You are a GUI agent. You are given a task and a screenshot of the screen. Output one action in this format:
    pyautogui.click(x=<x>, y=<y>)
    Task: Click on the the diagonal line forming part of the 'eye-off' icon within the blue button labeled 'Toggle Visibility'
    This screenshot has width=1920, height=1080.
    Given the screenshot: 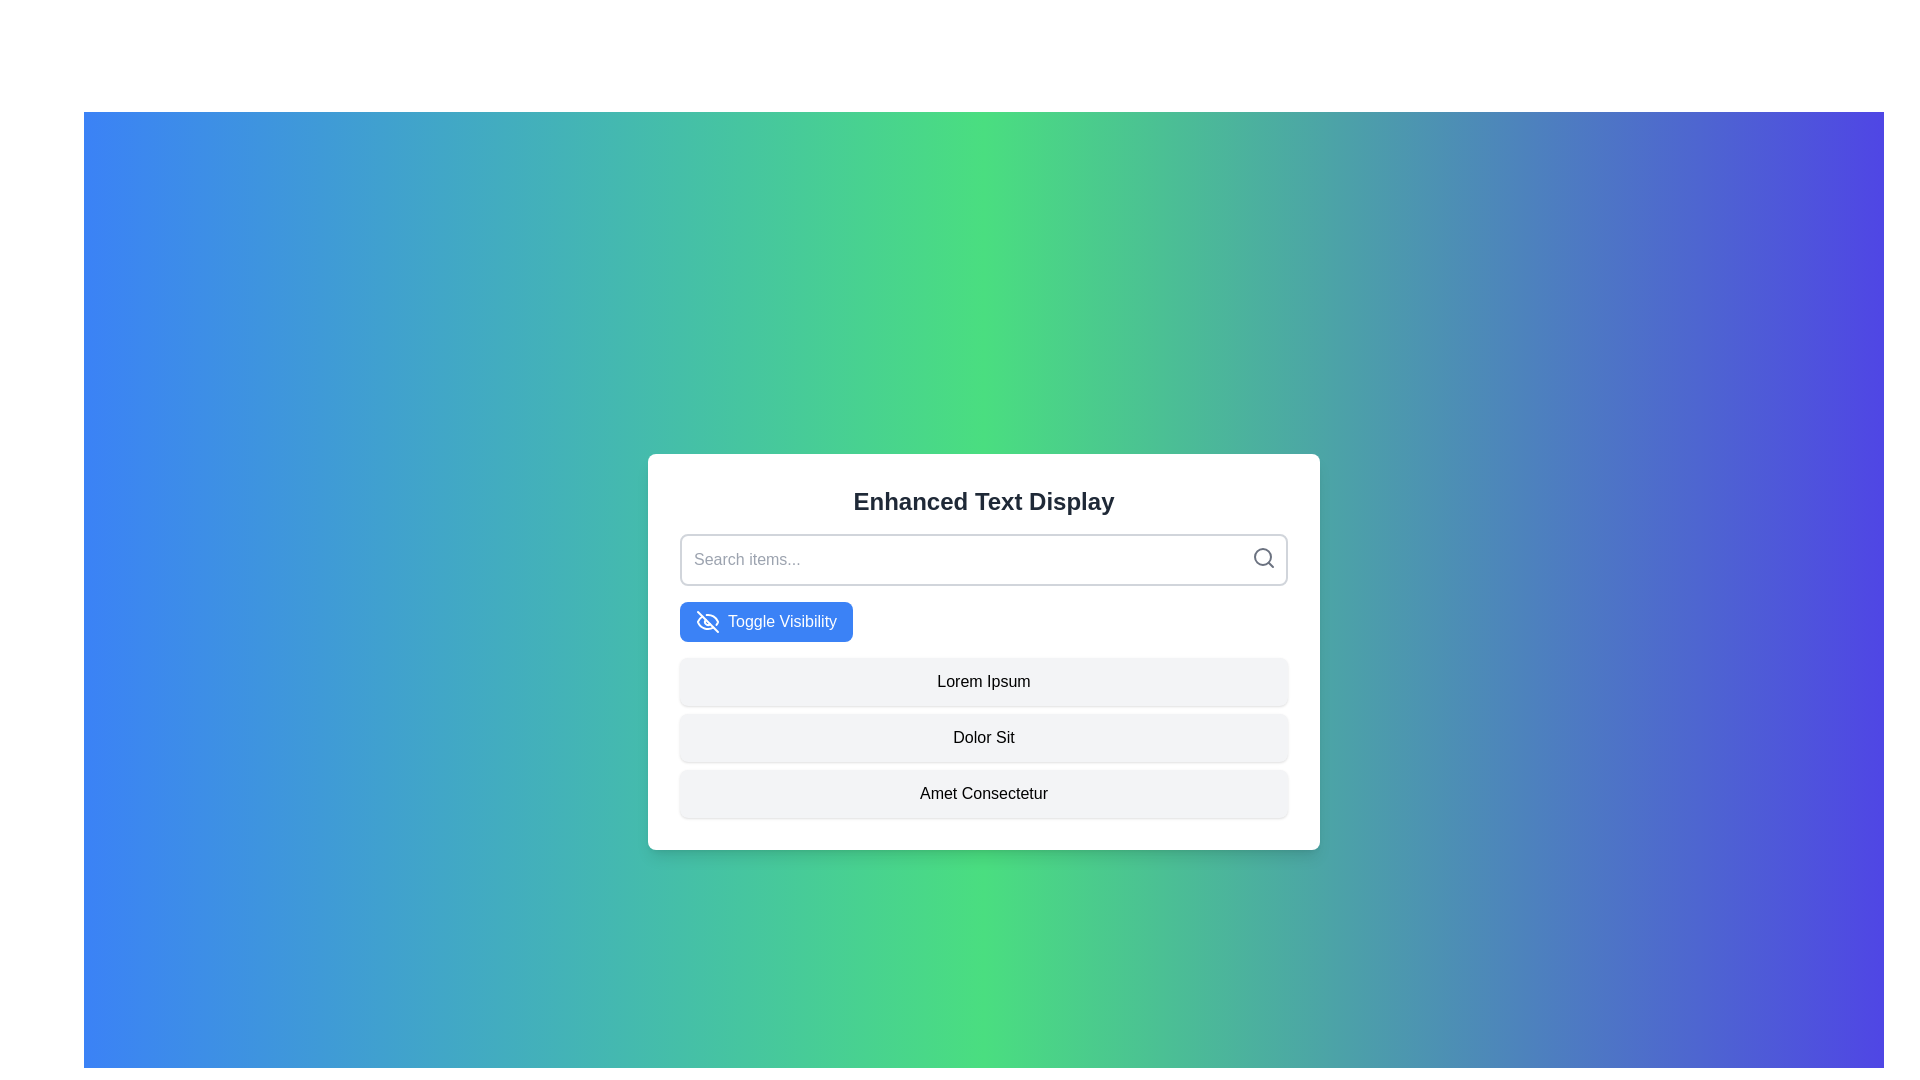 What is the action you would take?
    pyautogui.click(x=708, y=620)
    